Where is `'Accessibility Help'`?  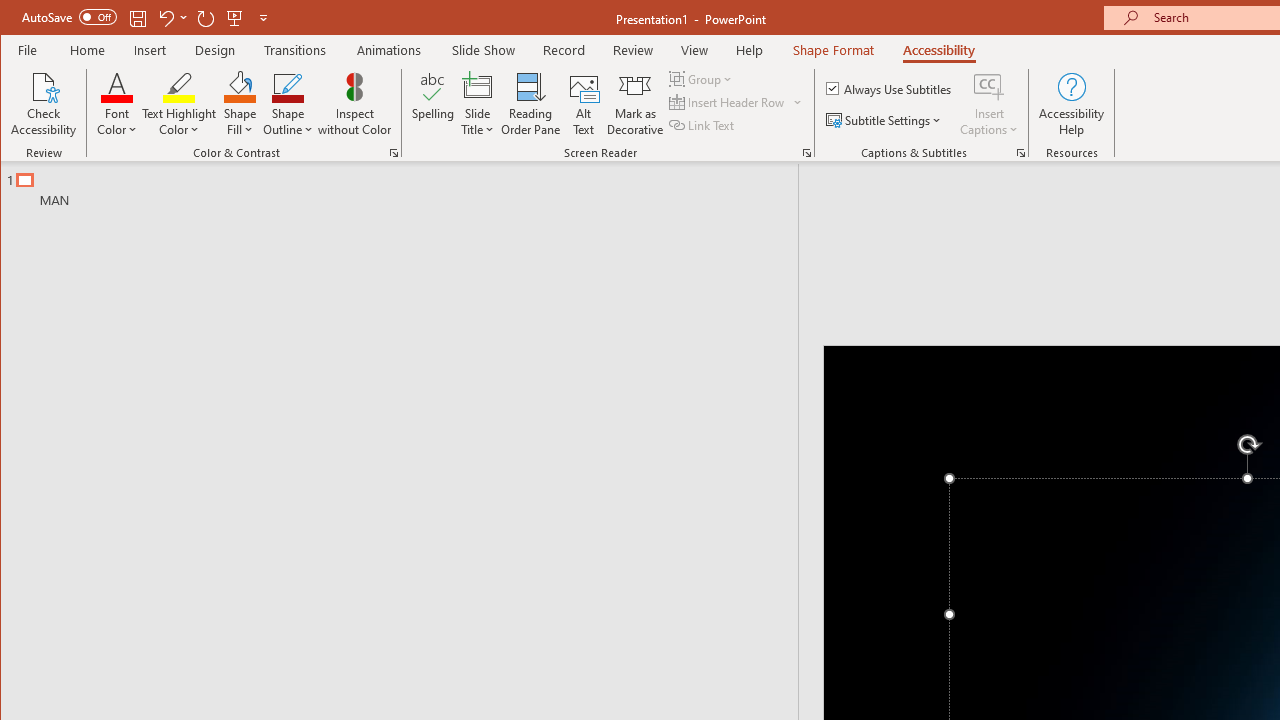
'Accessibility Help' is located at coordinates (1071, 104).